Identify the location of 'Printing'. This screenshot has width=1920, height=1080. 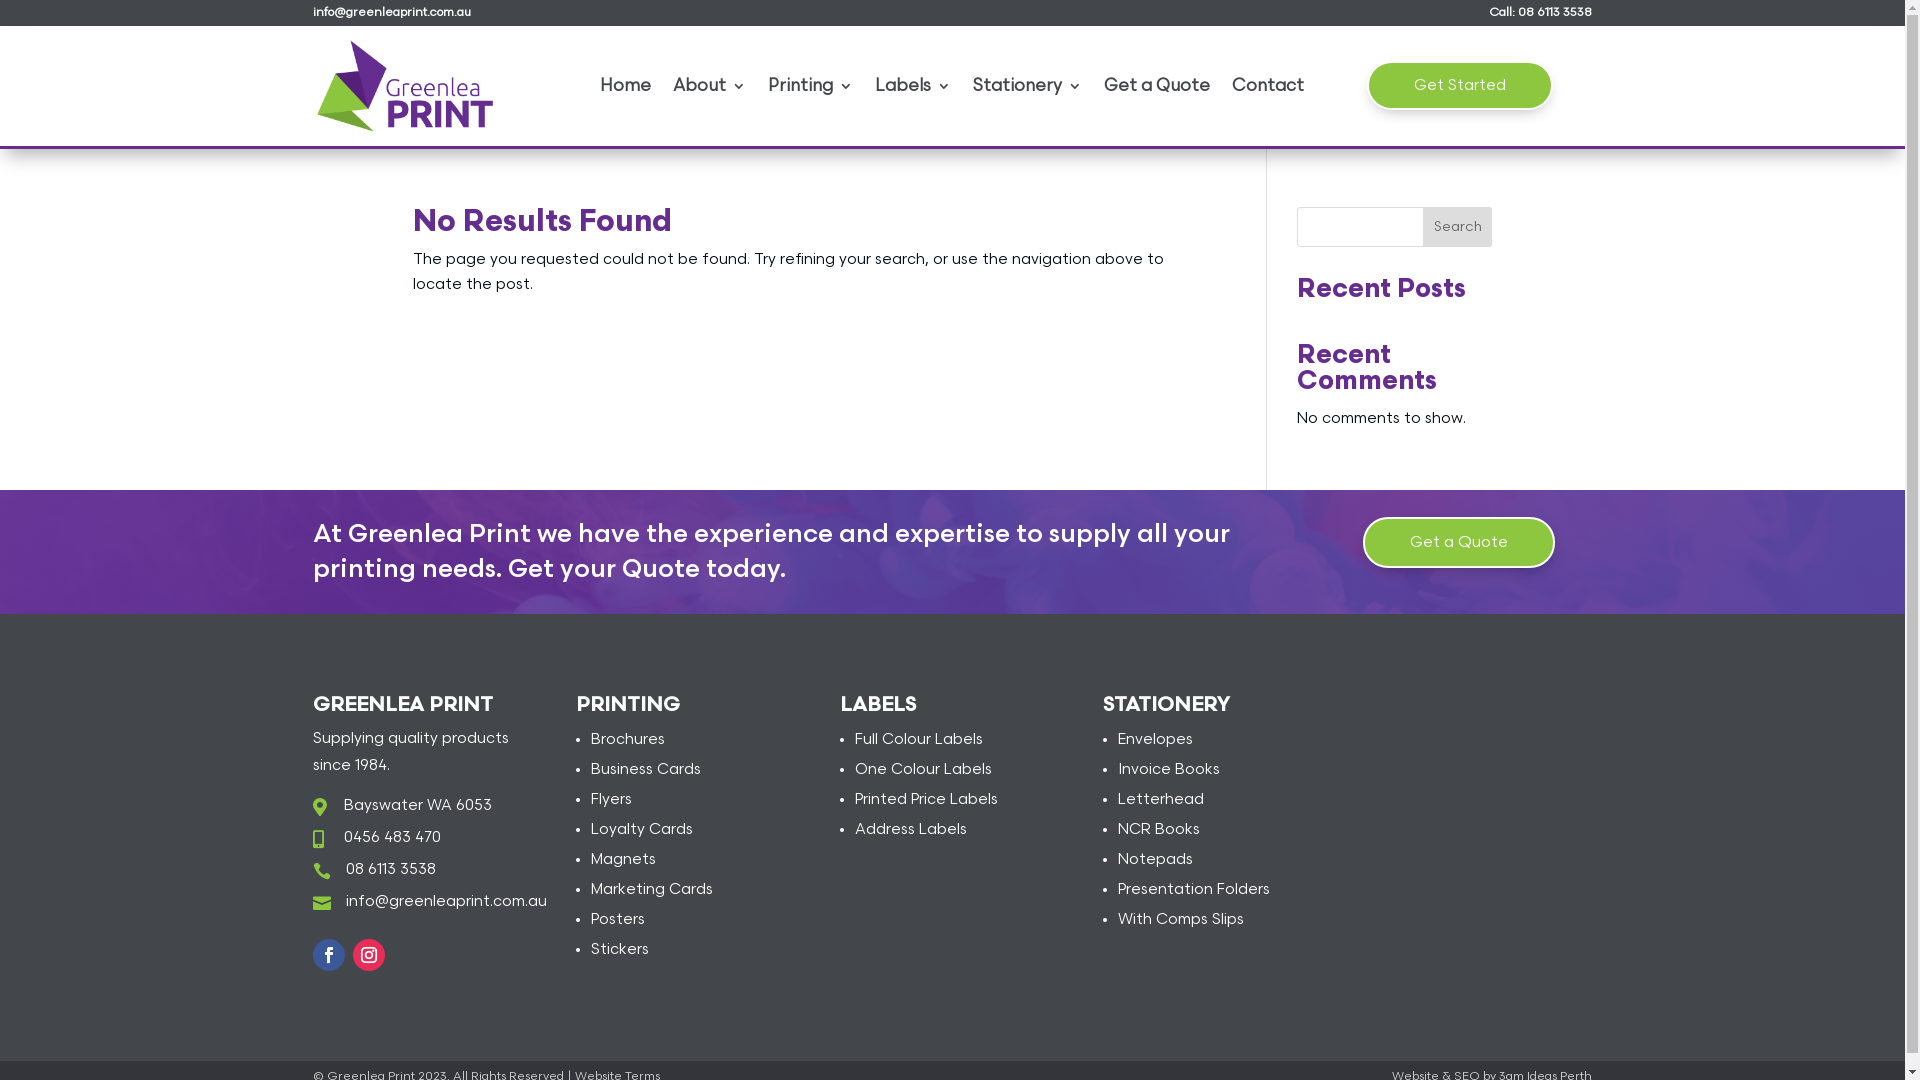
(810, 88).